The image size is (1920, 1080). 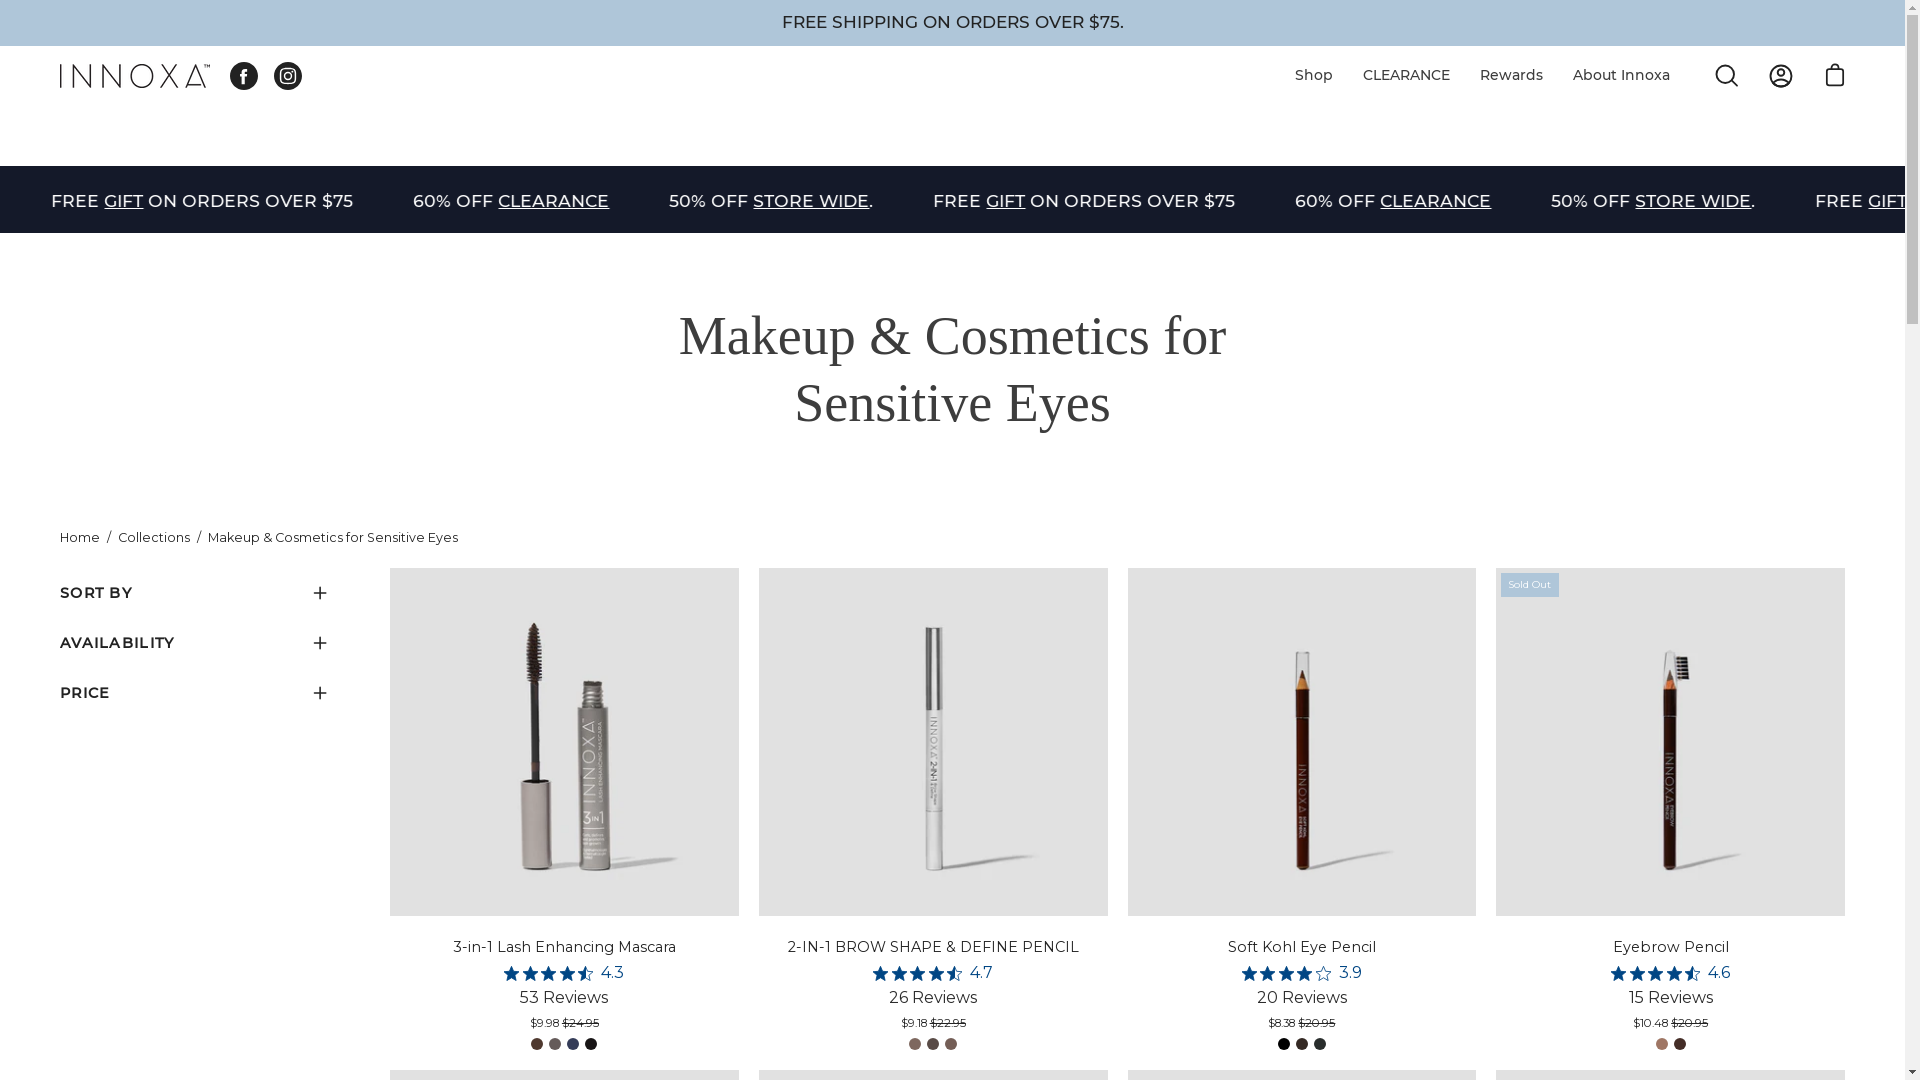 What do you see at coordinates (932, 1023) in the screenshot?
I see `'$9.18 $22.95'` at bounding box center [932, 1023].